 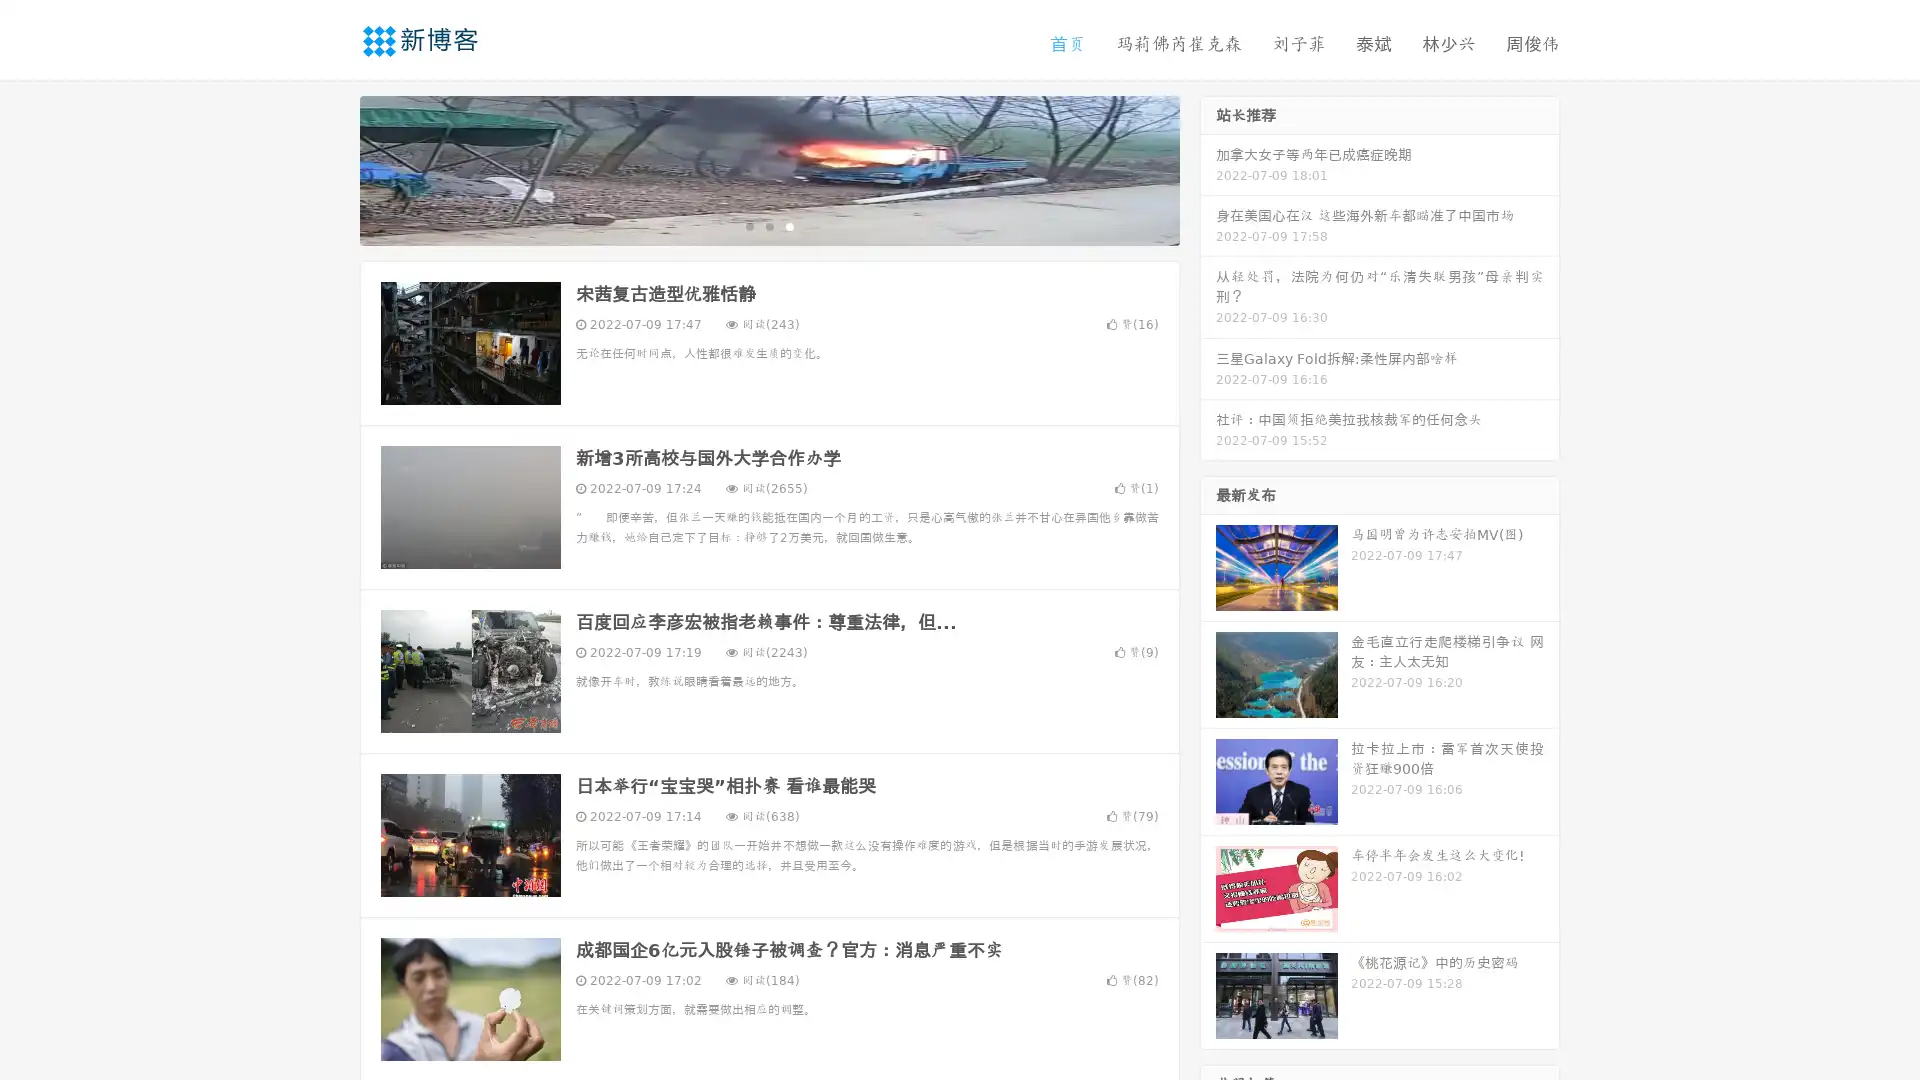 What do you see at coordinates (330, 168) in the screenshot?
I see `Previous slide` at bounding box center [330, 168].